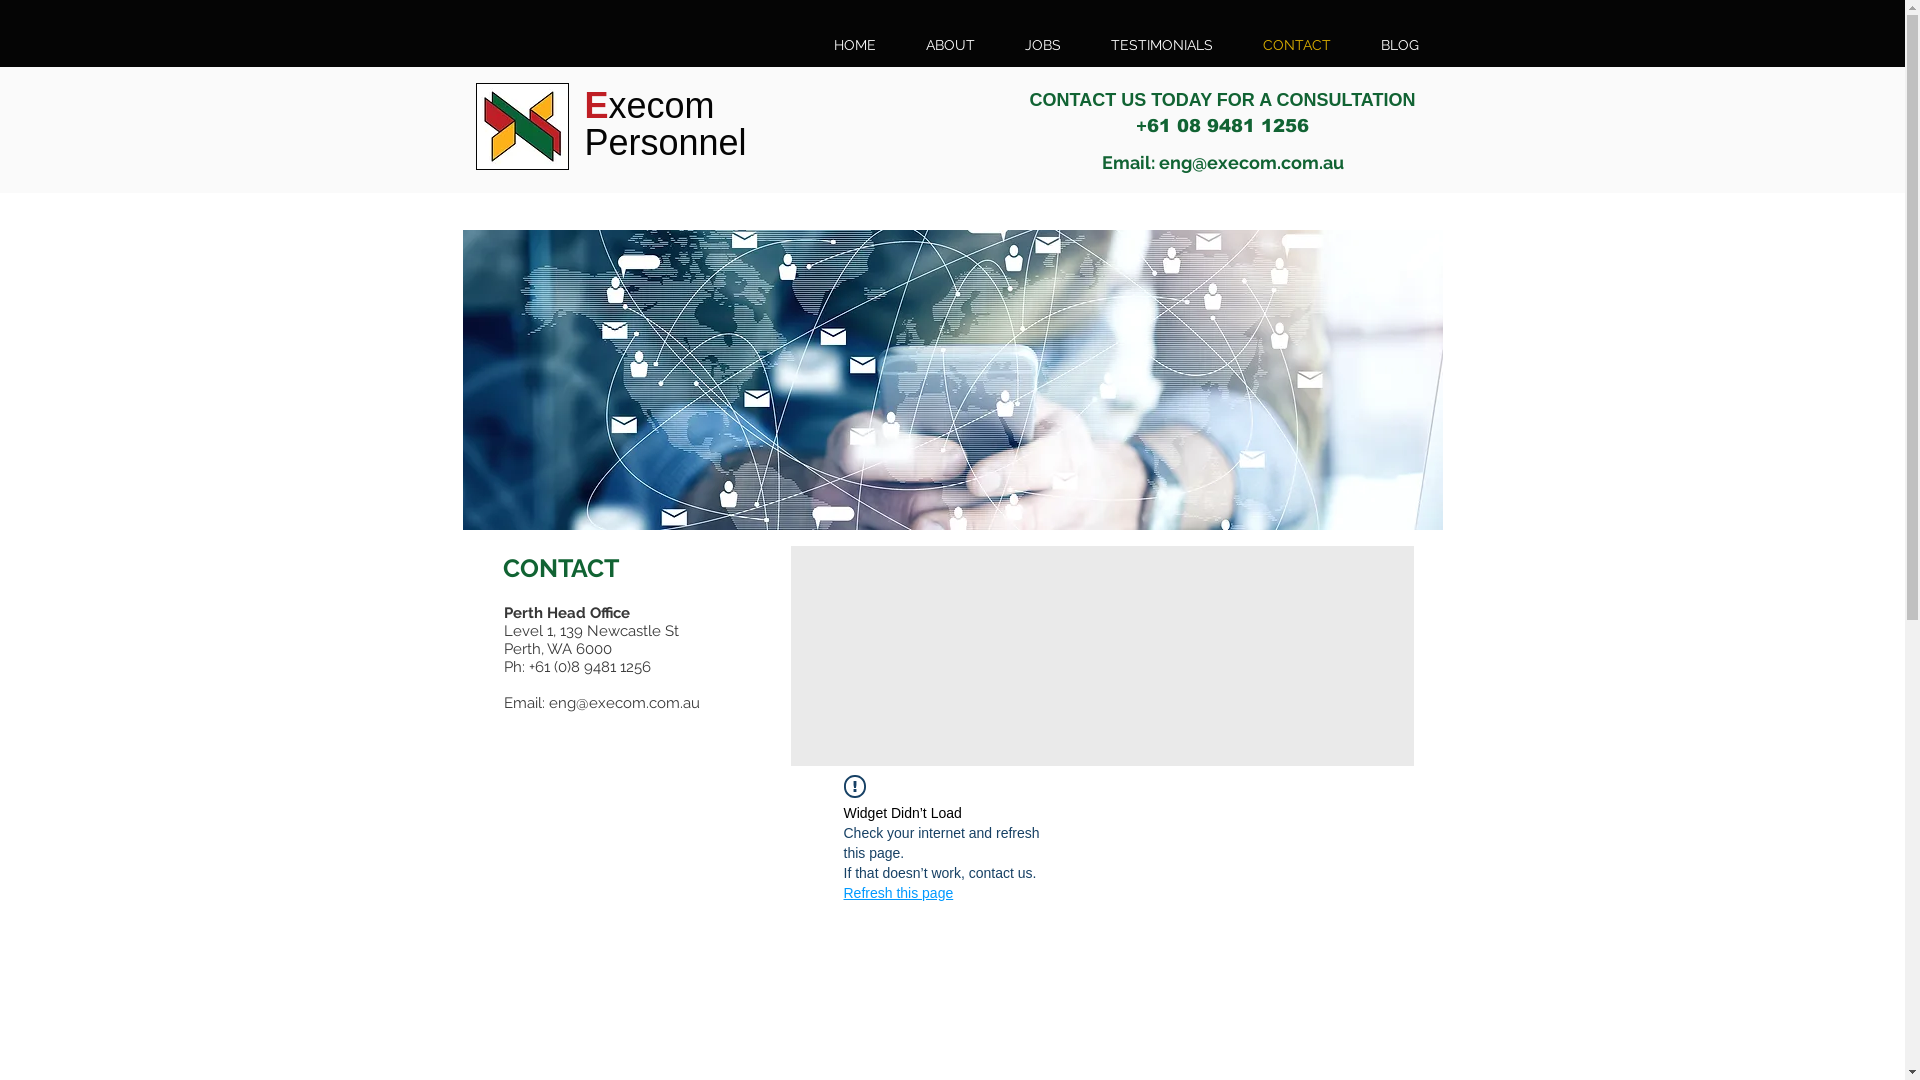  What do you see at coordinates (583, 141) in the screenshot?
I see `'Personnel'` at bounding box center [583, 141].